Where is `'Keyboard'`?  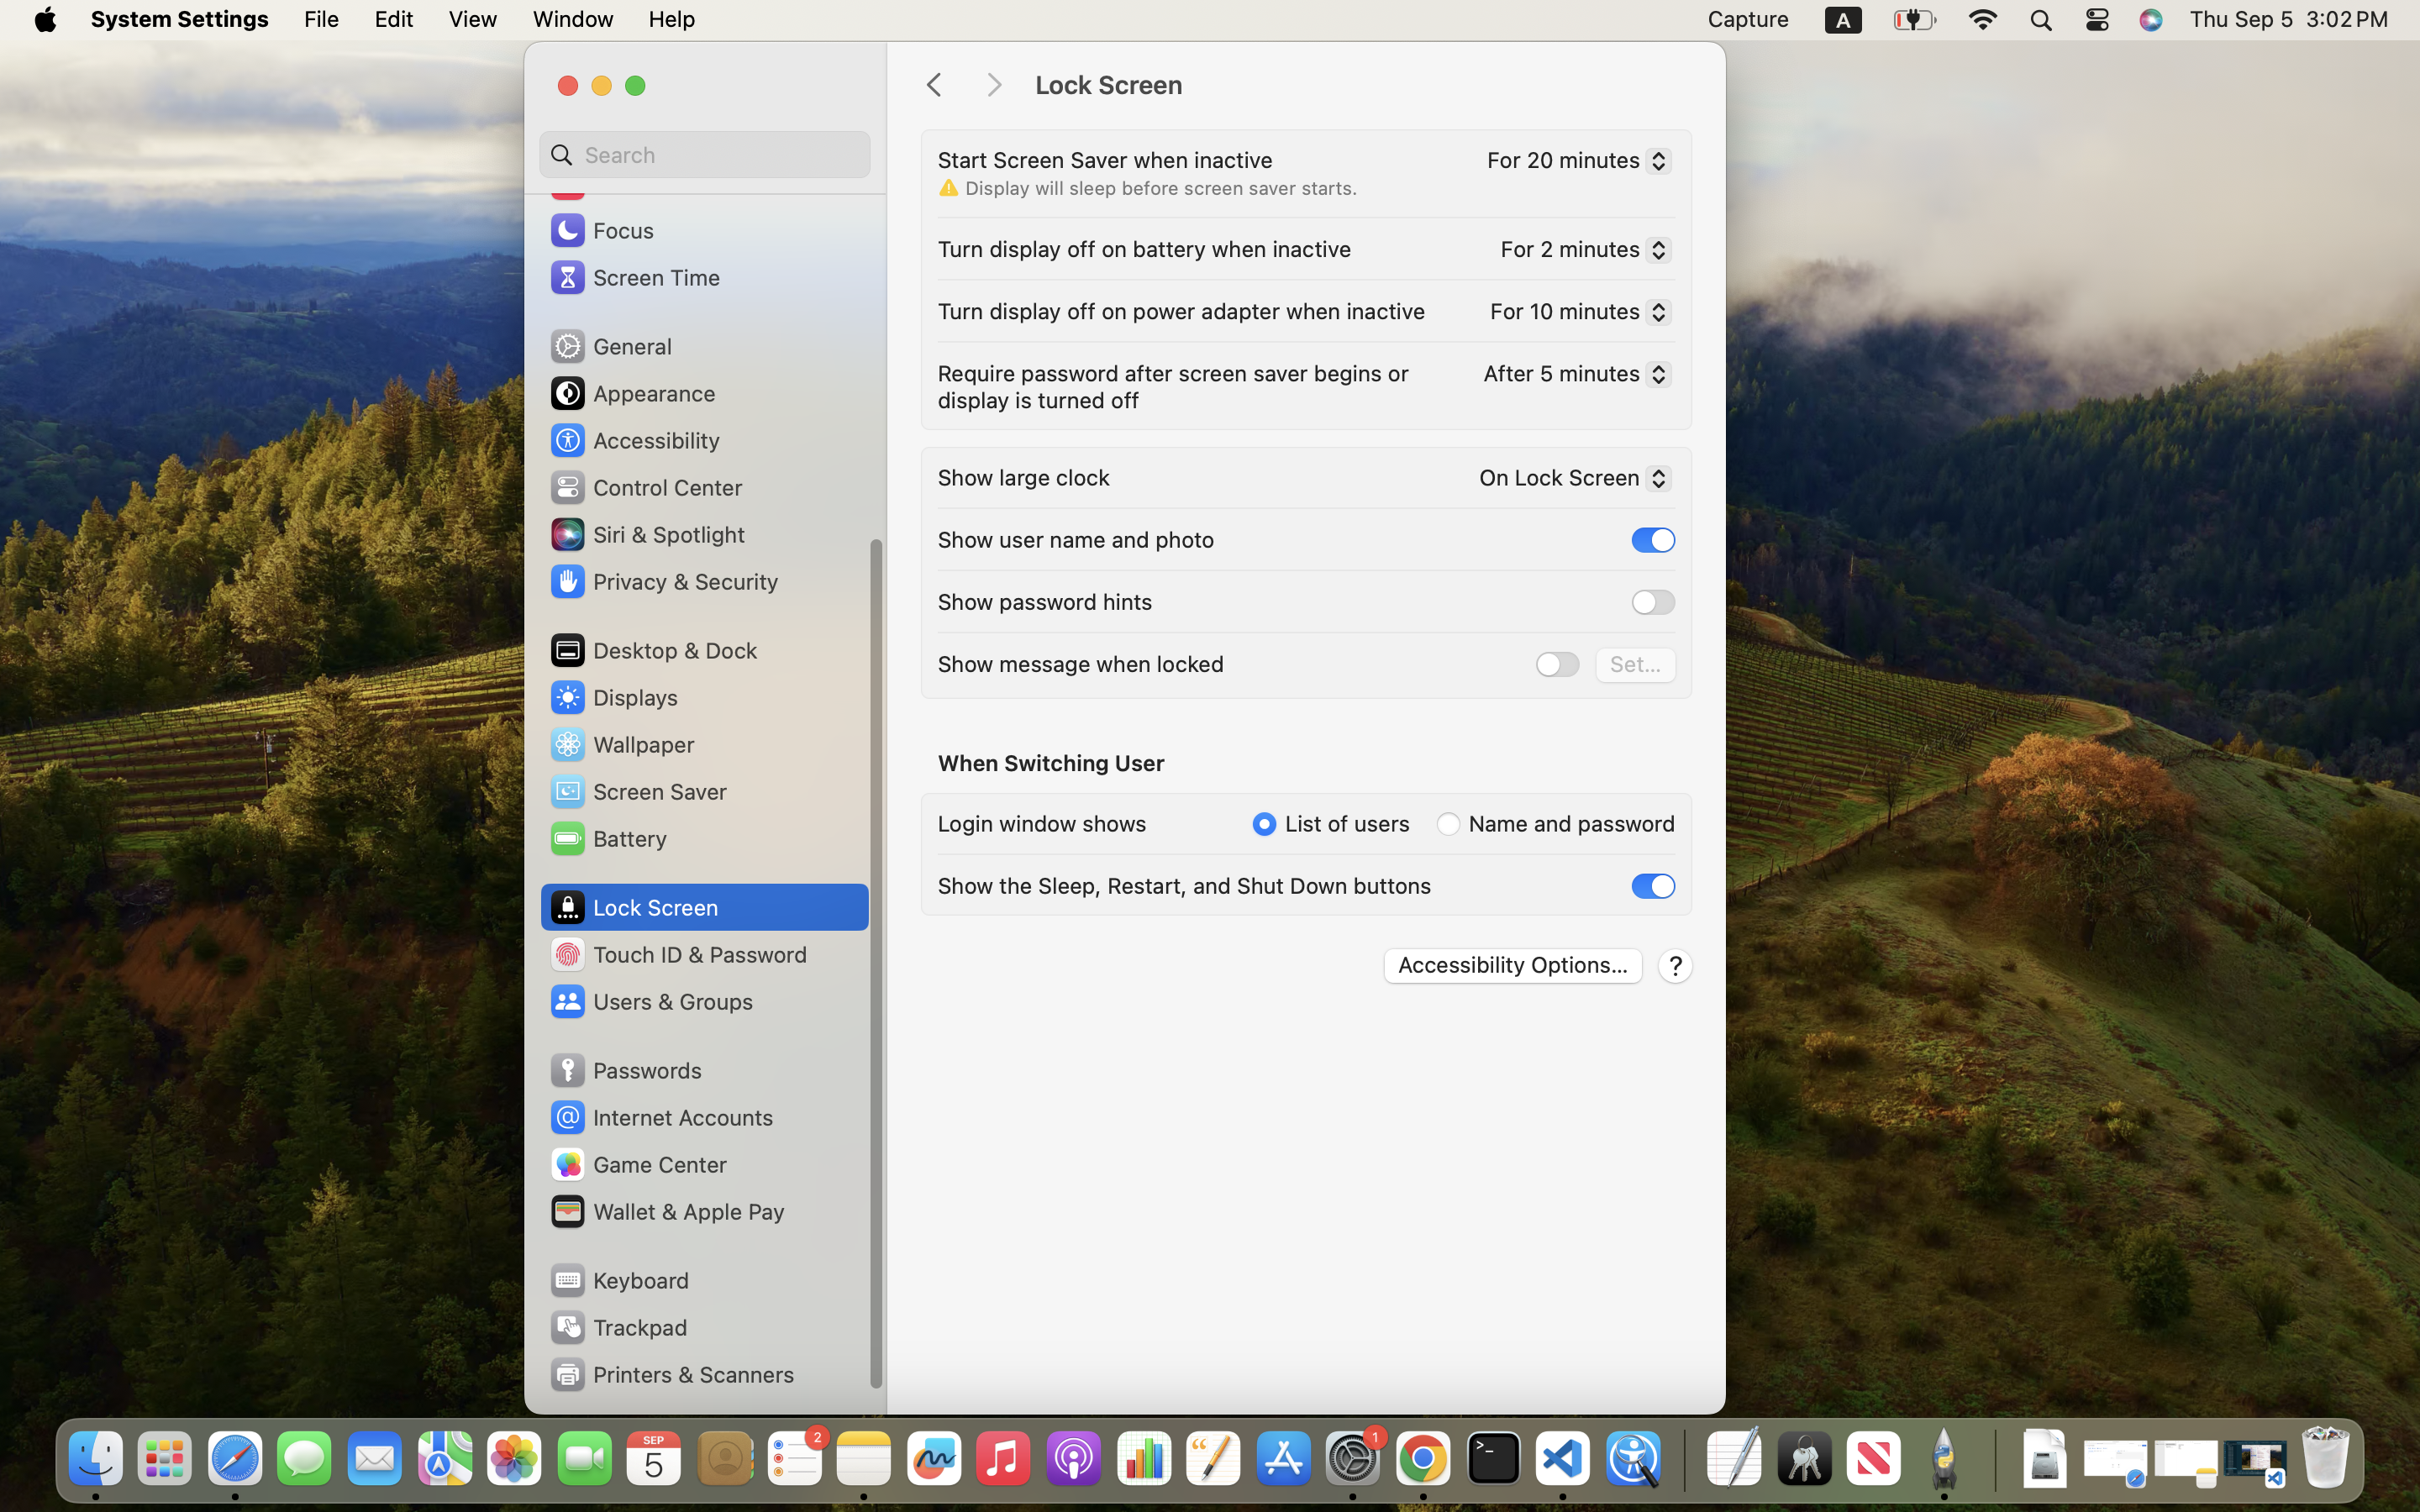
'Keyboard' is located at coordinates (618, 1278).